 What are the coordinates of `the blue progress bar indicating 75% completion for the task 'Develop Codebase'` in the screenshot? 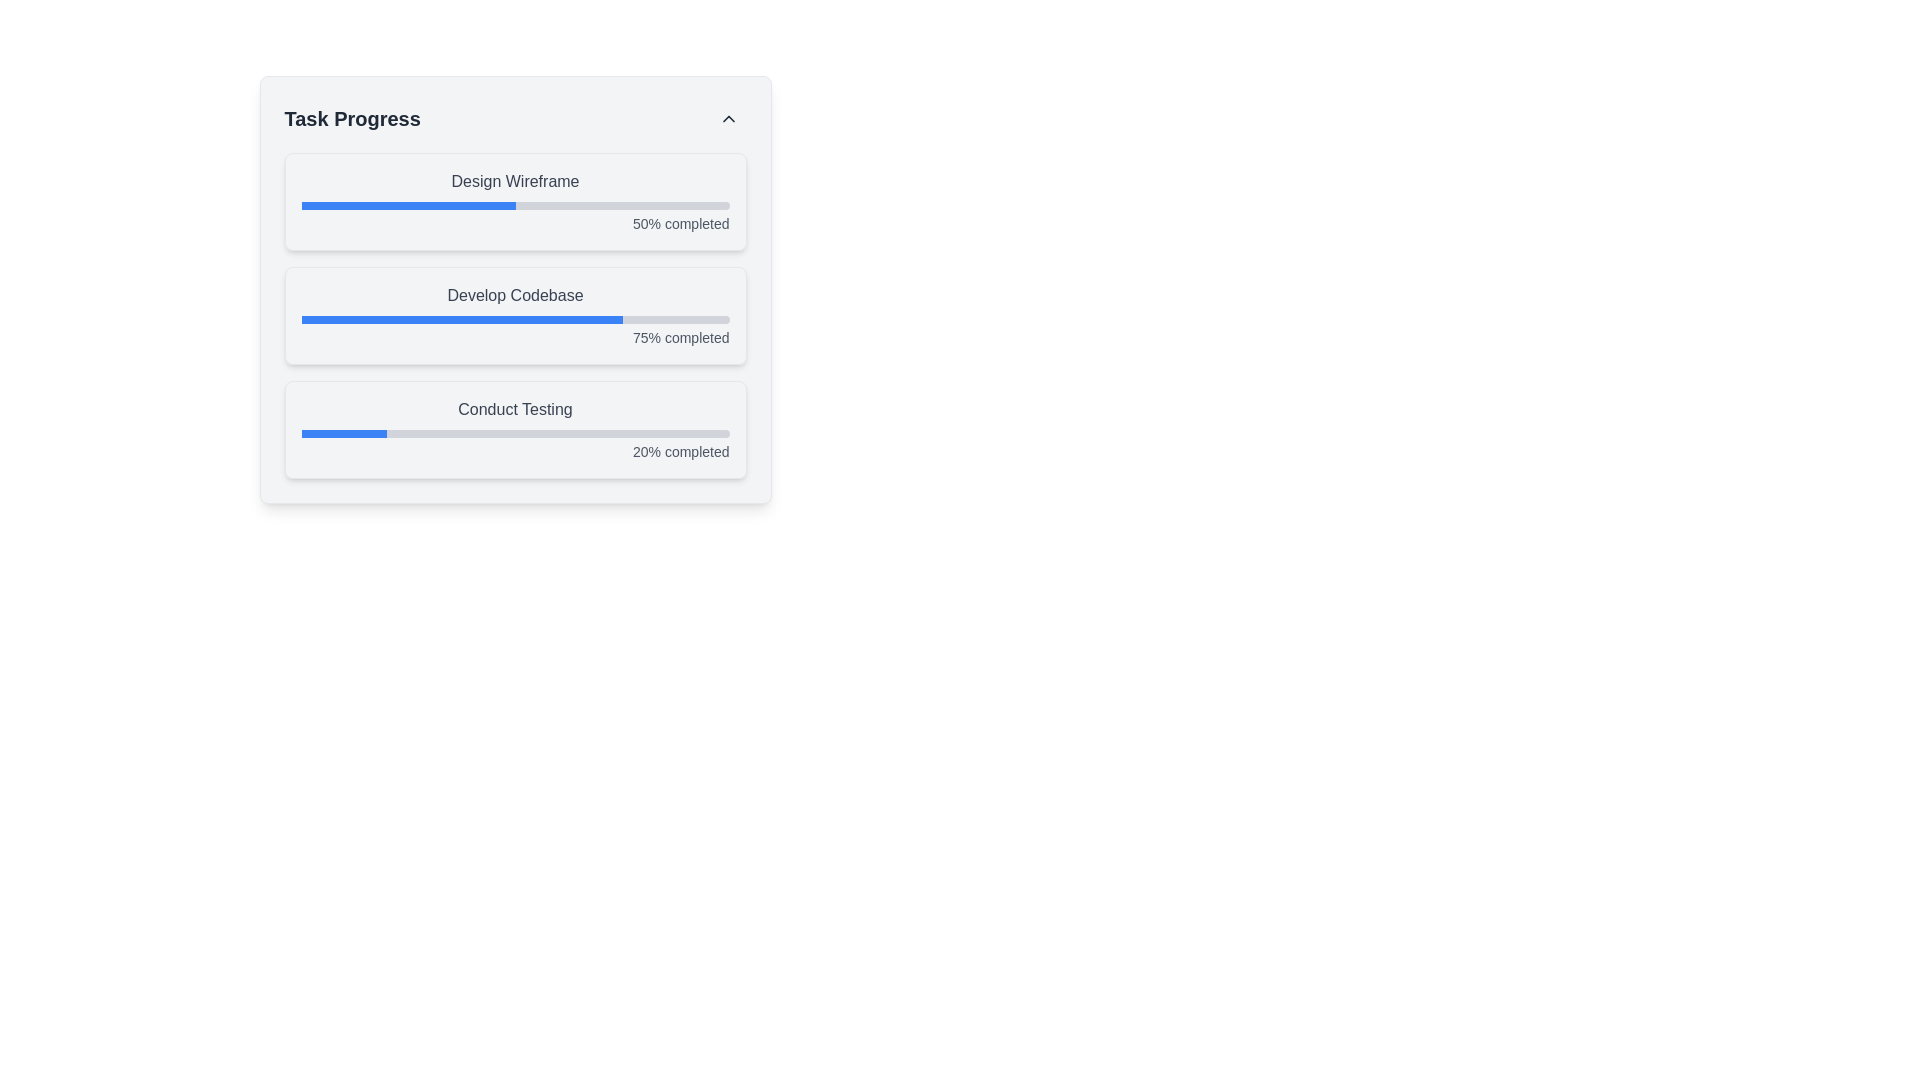 It's located at (460, 319).